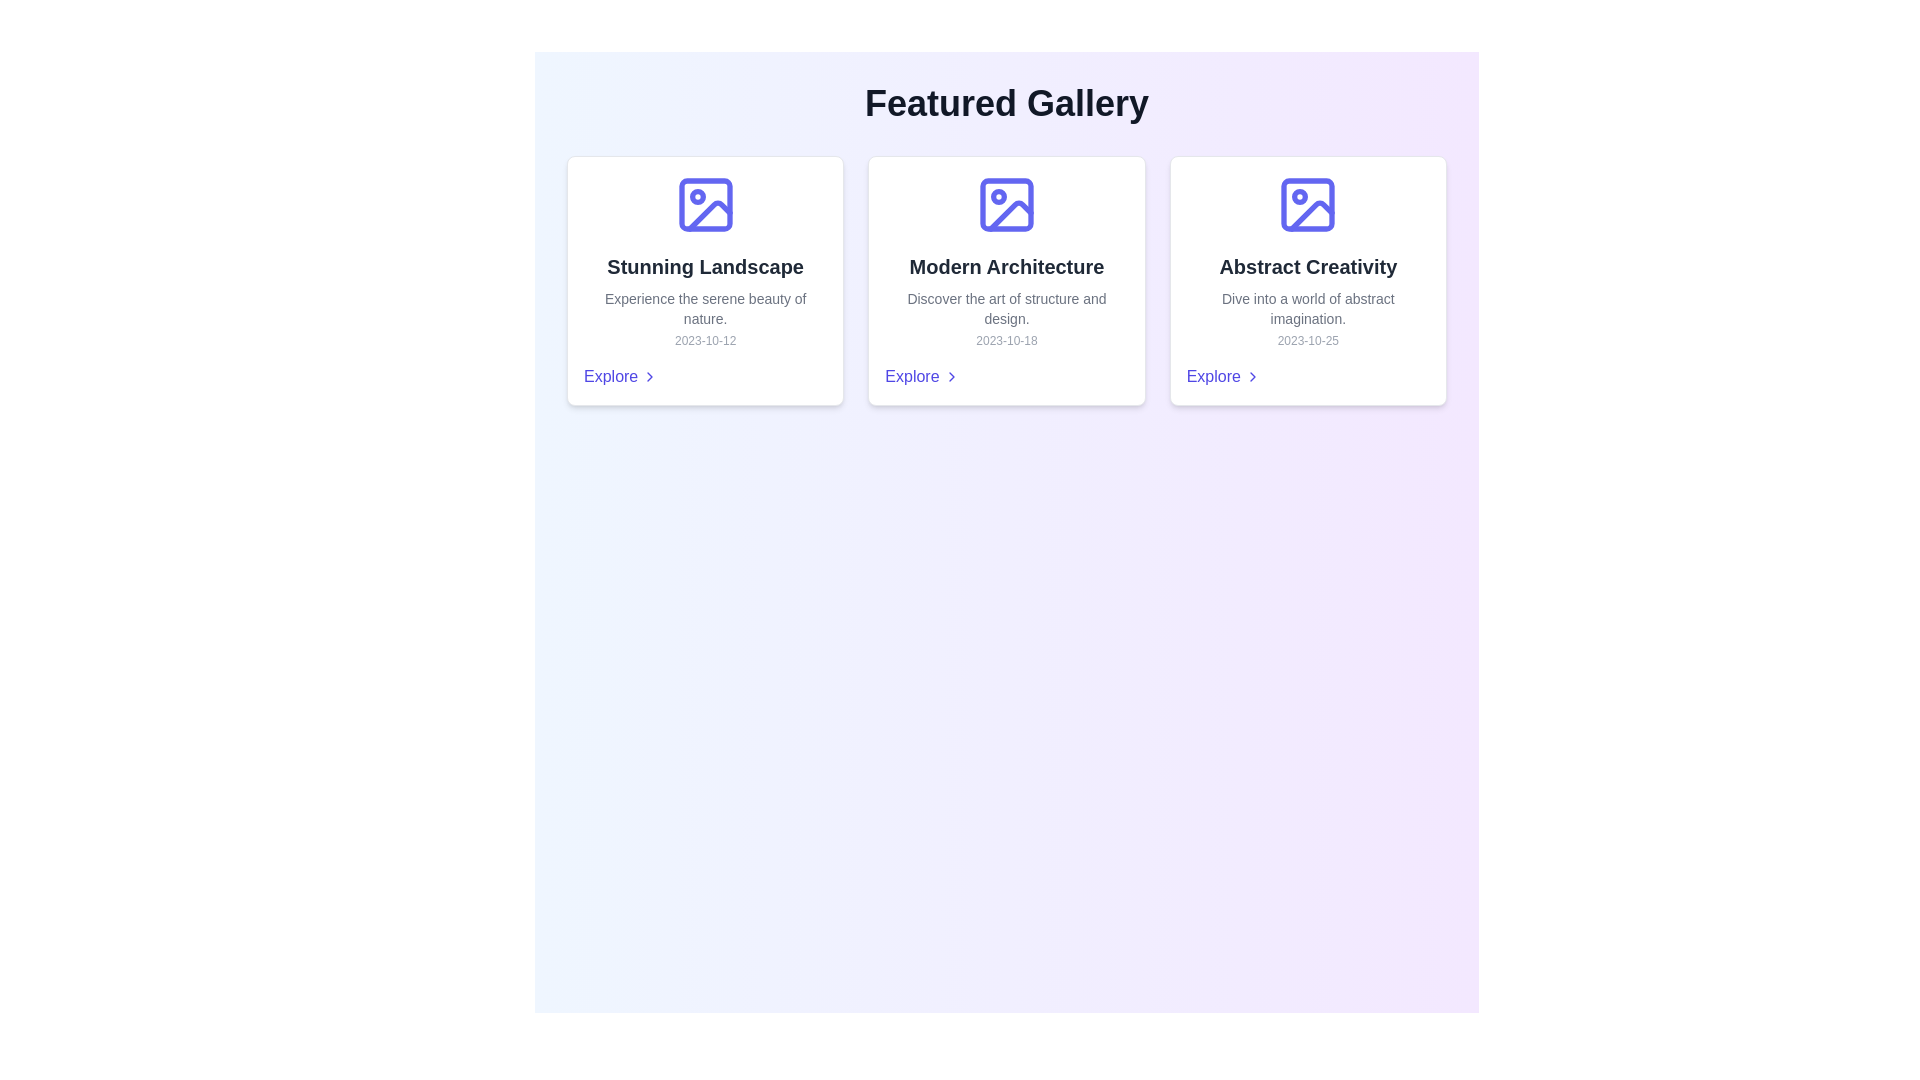 The width and height of the screenshot is (1920, 1080). I want to click on text label displaying 'Dive into a world of abstract imagination.' which is styled in gray and positioned below the heading 'Abstract Creativity' and above the date '2023-10-25' in the third card of a horizontally aligned group of cards, so click(1308, 308).